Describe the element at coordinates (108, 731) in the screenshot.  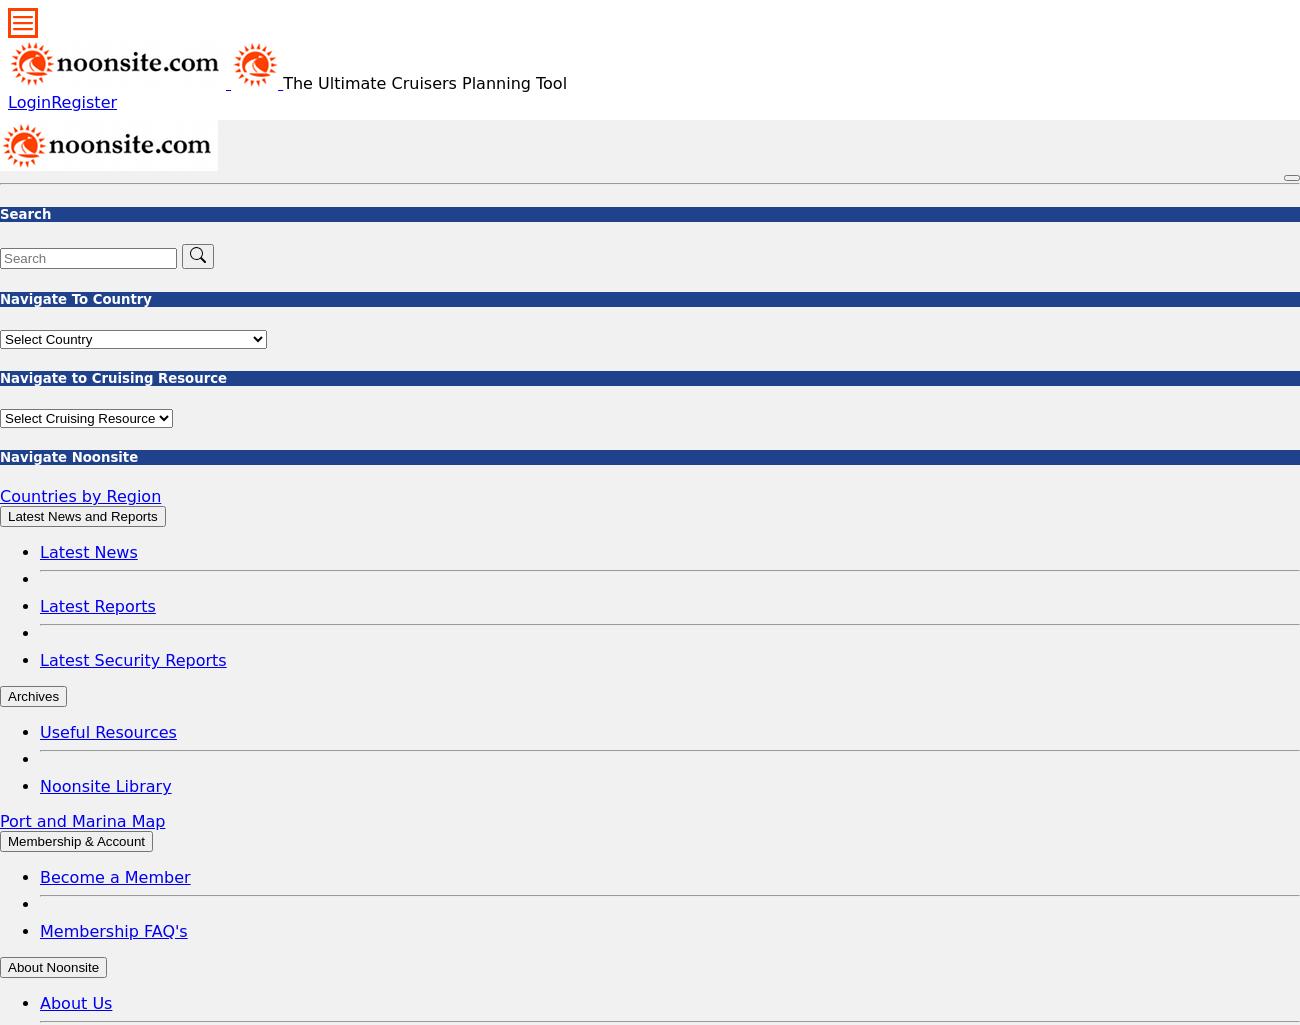
I see `'Useful Resources'` at that location.